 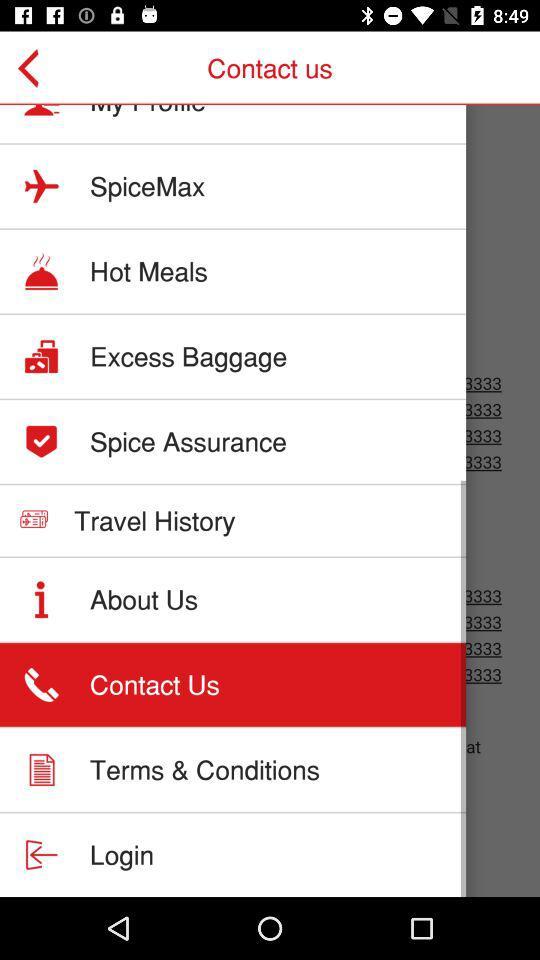 What do you see at coordinates (153, 519) in the screenshot?
I see `the item above the about us` at bounding box center [153, 519].